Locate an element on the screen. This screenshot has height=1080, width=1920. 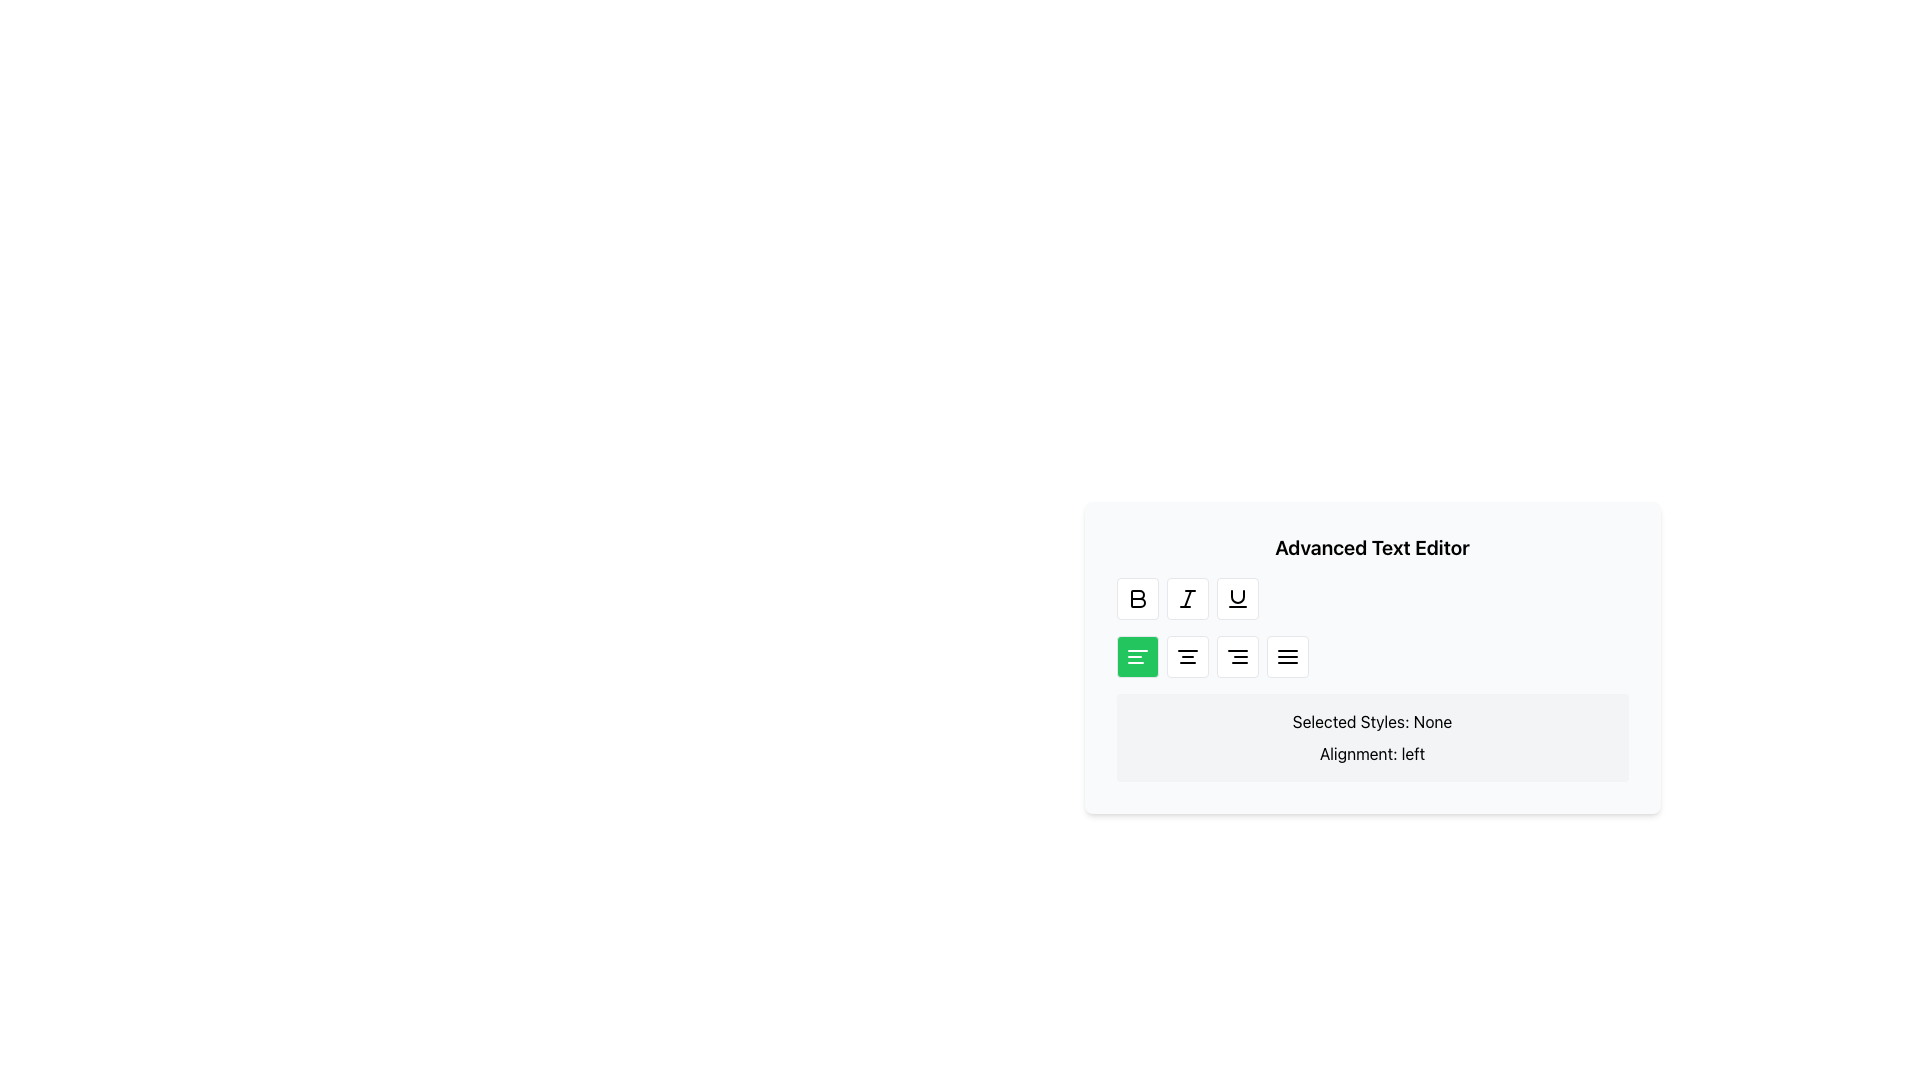
the center alignment button located in the Advanced Text Editor toolbar, positioned between the left and right alignment buttons, to apply center alignment to the selected text is located at coordinates (1187, 656).